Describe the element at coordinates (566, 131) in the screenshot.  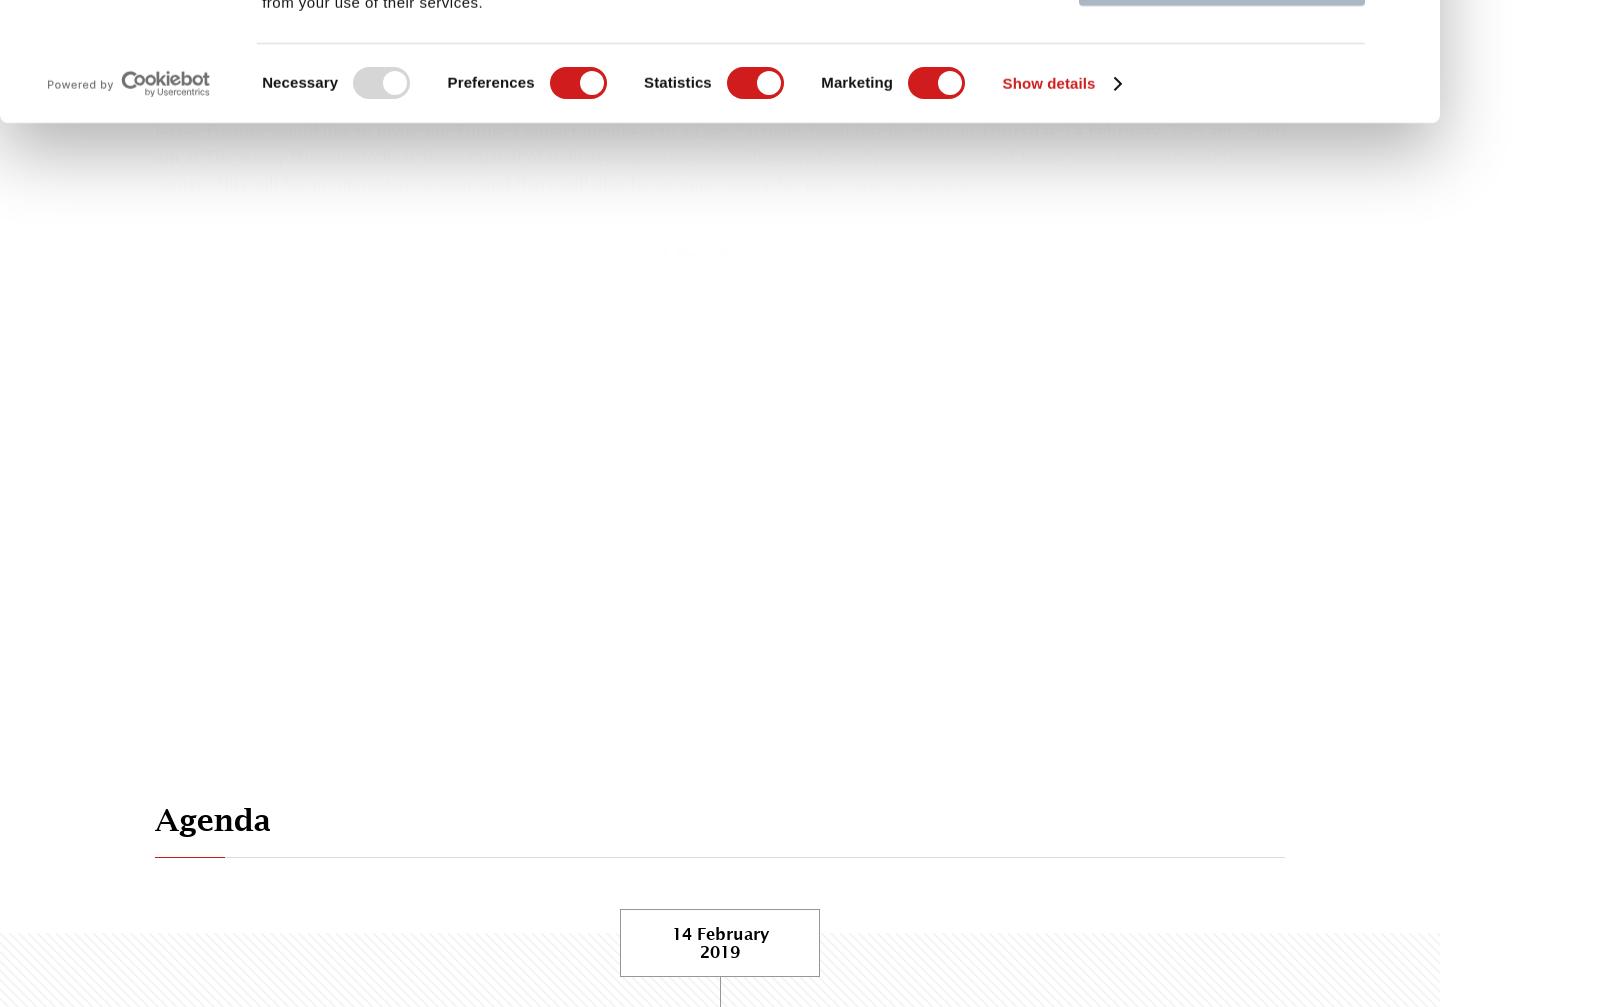
I see `'Jersey Finance would like to invite our Future Connect members to a Love Factually breakfast briefing on'` at that location.